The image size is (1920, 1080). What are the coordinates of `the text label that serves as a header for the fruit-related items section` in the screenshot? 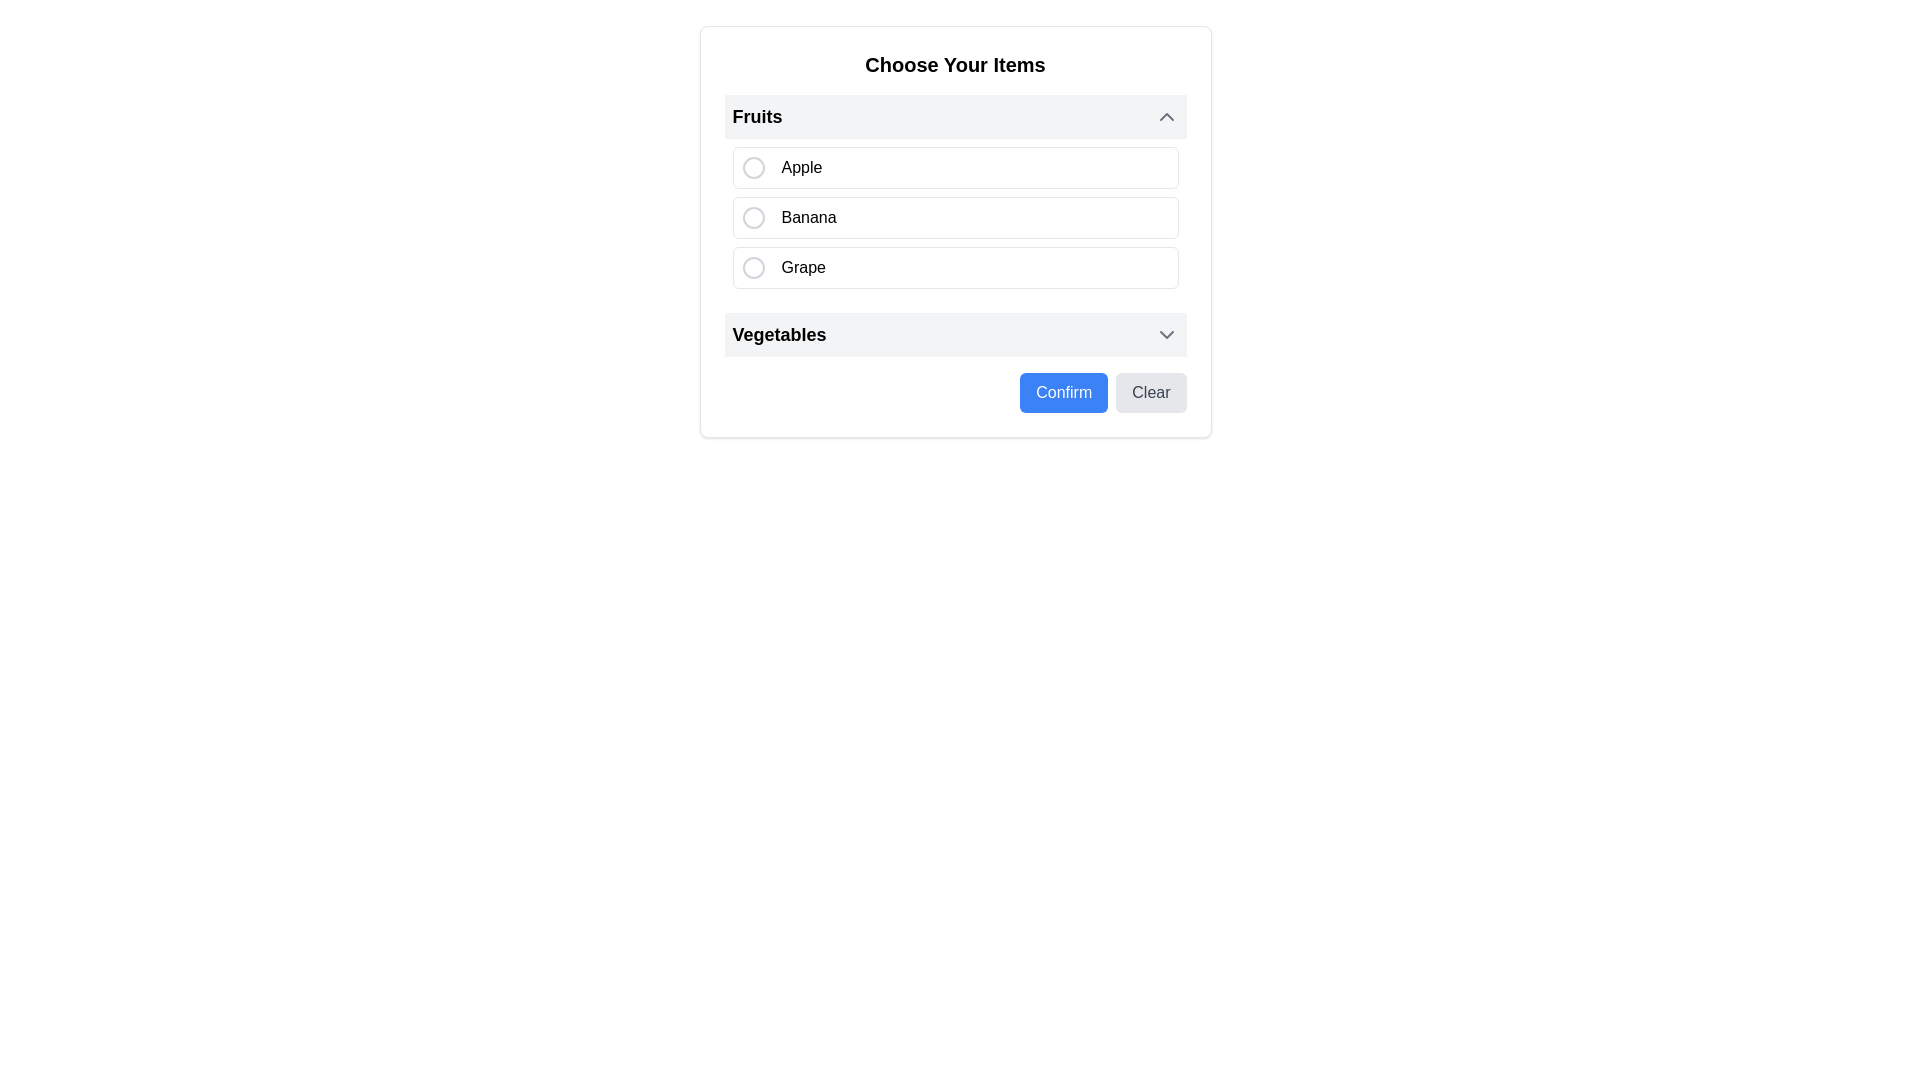 It's located at (756, 116).